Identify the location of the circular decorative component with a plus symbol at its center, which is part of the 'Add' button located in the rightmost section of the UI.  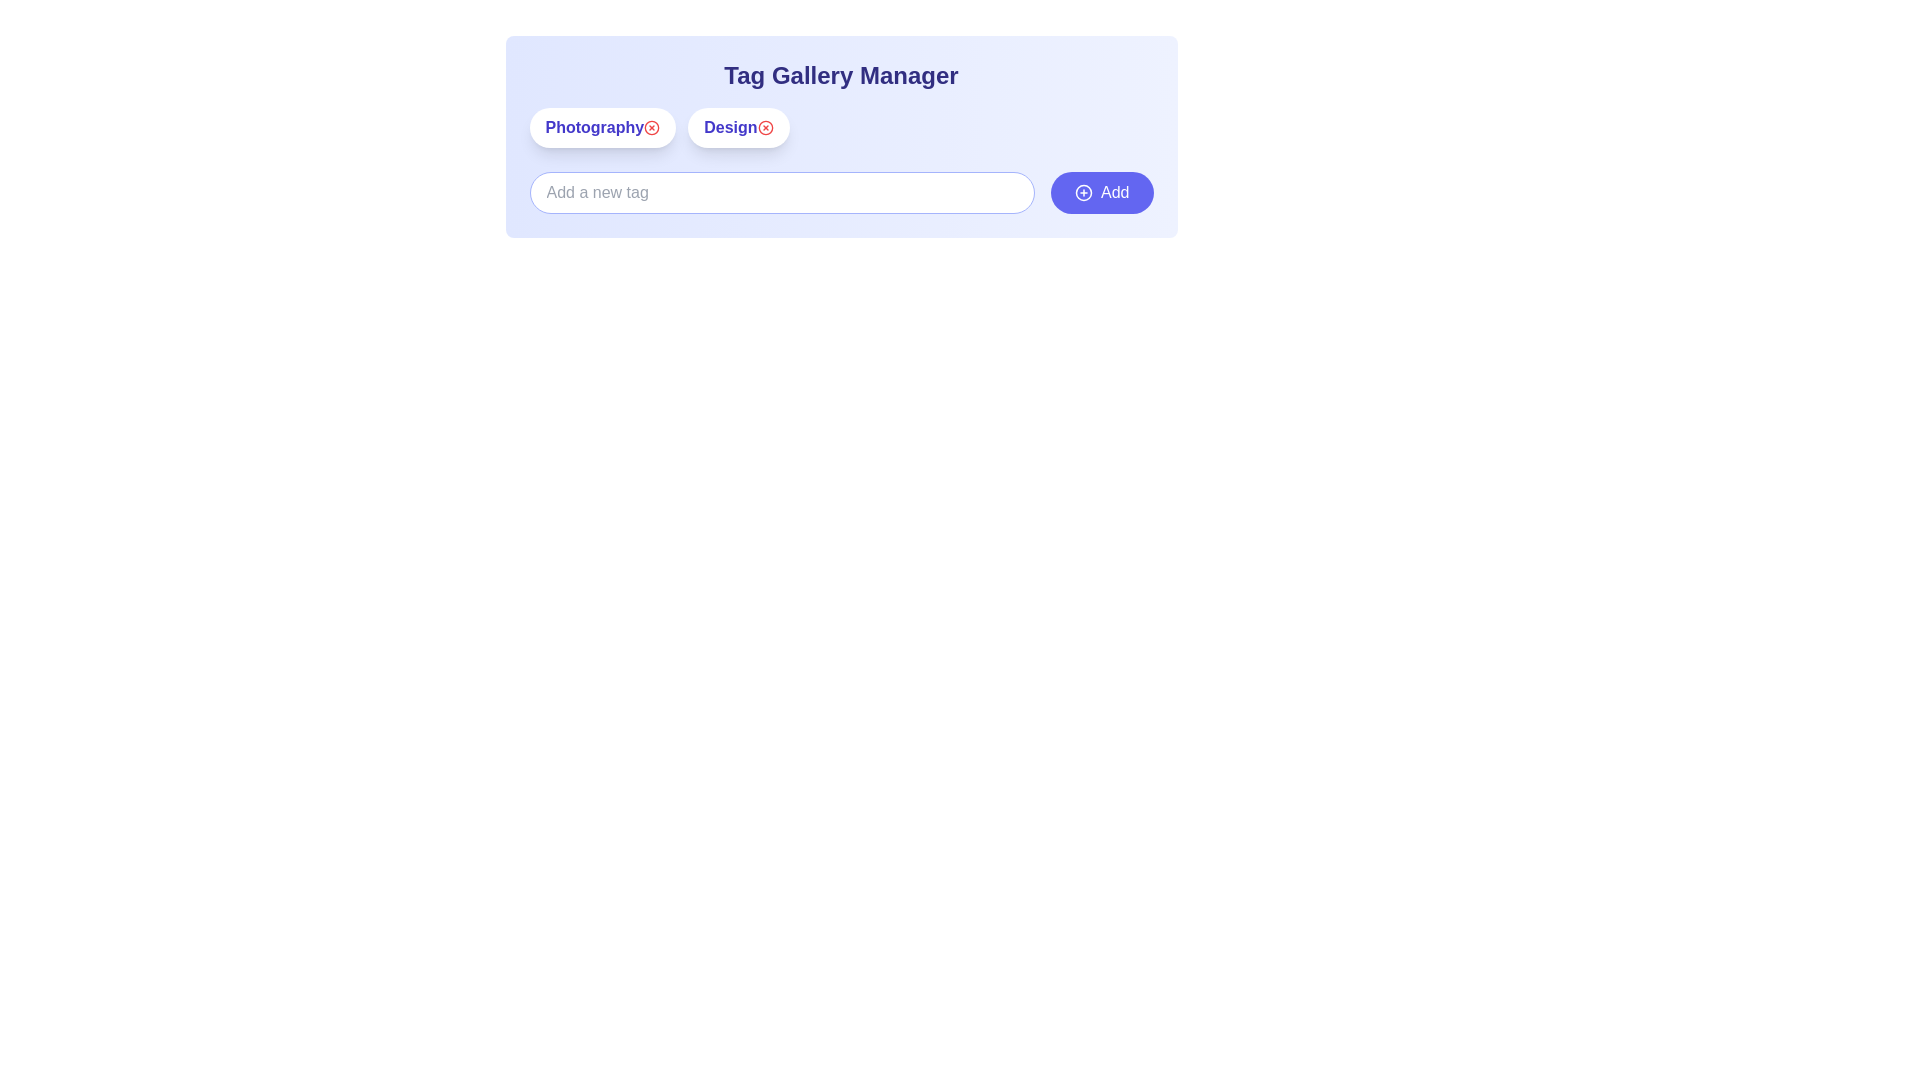
(1083, 192).